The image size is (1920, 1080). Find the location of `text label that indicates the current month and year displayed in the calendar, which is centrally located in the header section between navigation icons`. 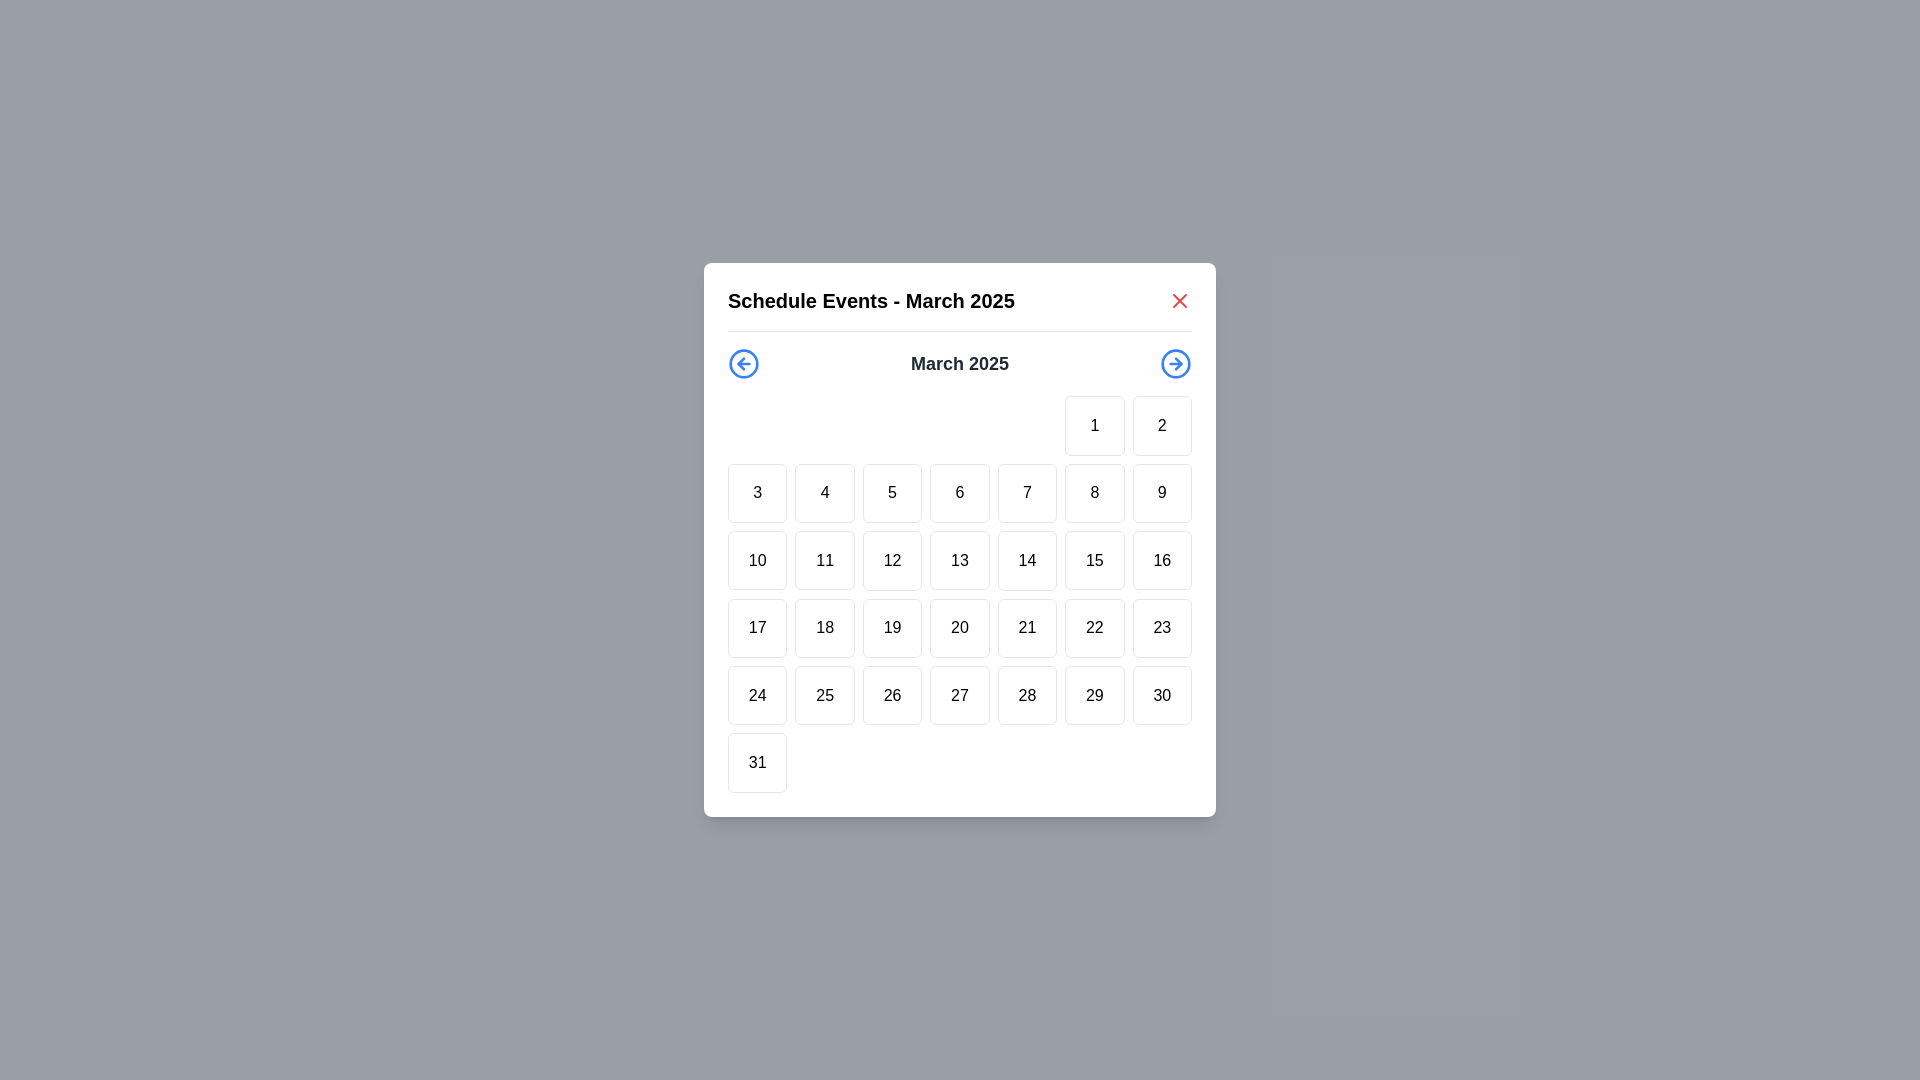

text label that indicates the current month and year displayed in the calendar, which is centrally located in the header section between navigation icons is located at coordinates (960, 363).